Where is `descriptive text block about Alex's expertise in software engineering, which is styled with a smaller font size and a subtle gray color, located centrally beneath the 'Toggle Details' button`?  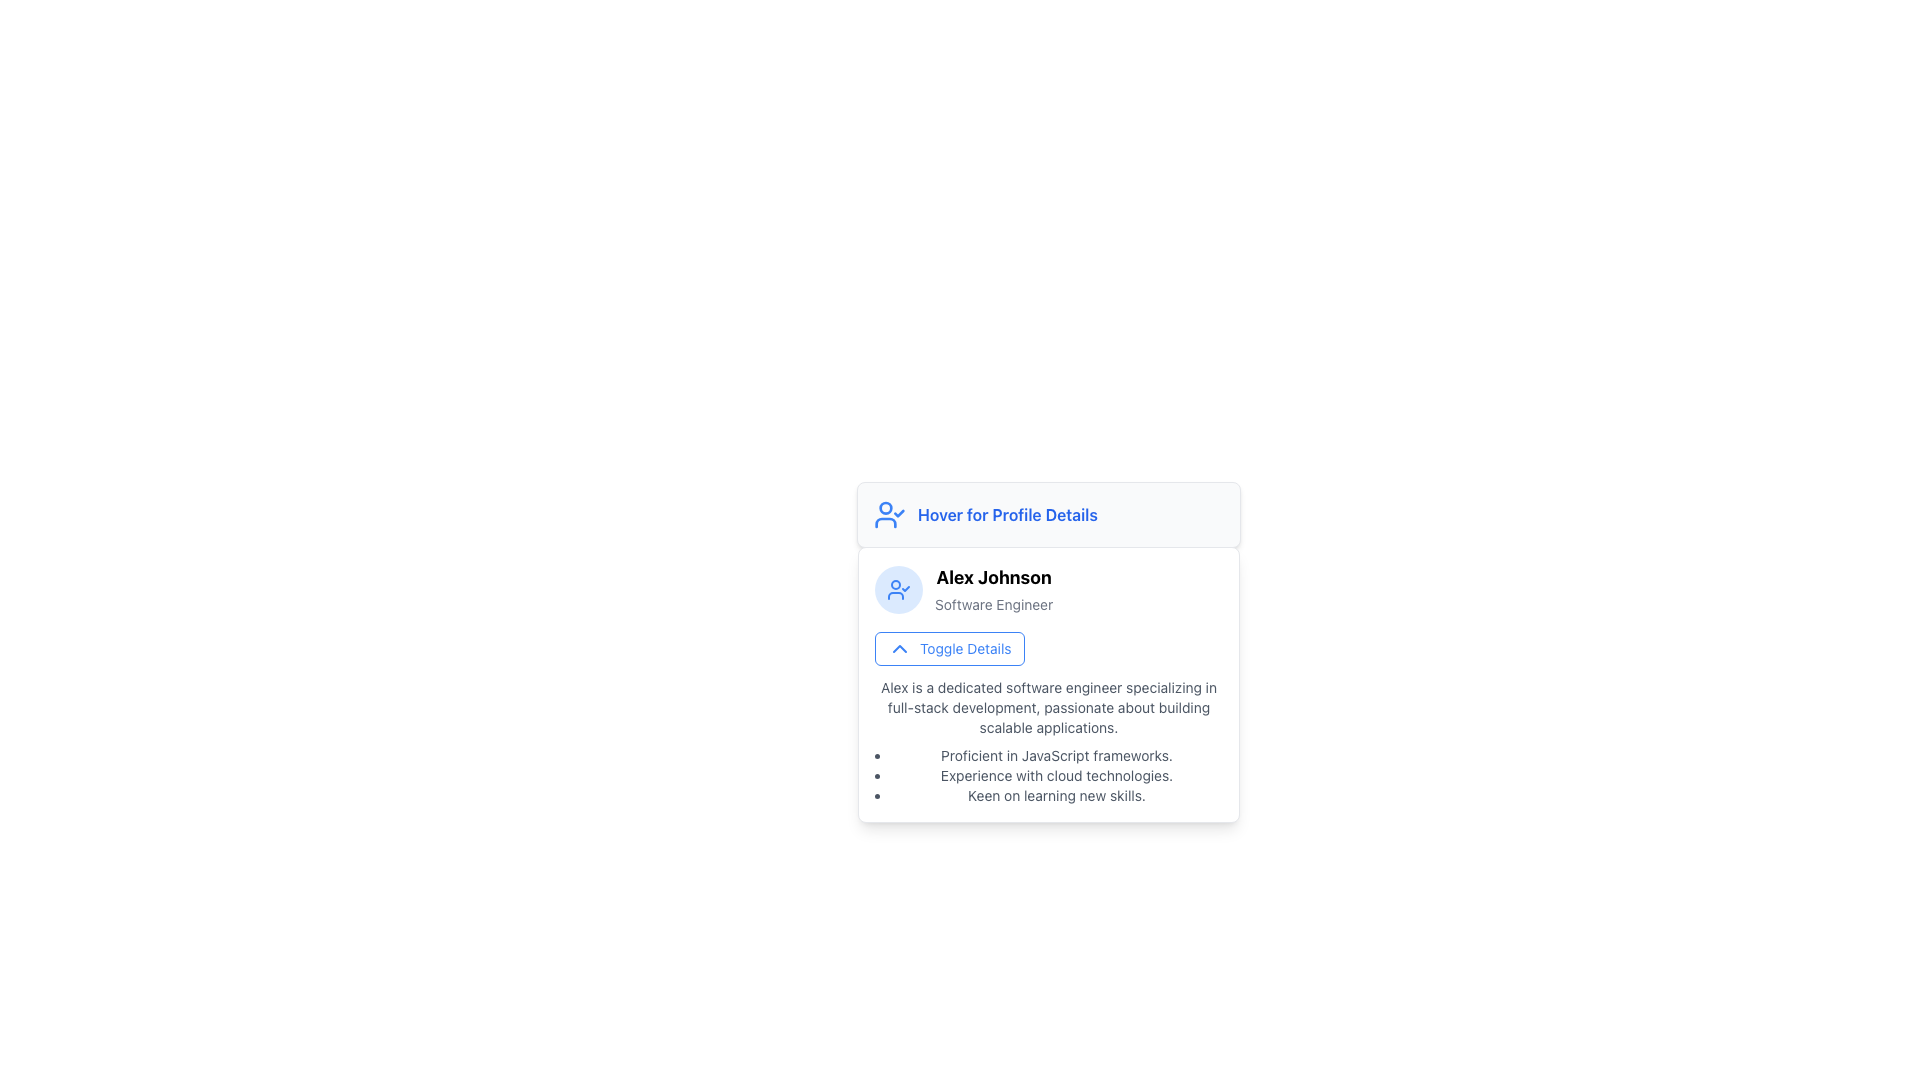
descriptive text block about Alex's expertise in software engineering, which is styled with a smaller font size and a subtle gray color, located centrally beneath the 'Toggle Details' button is located at coordinates (1048, 741).